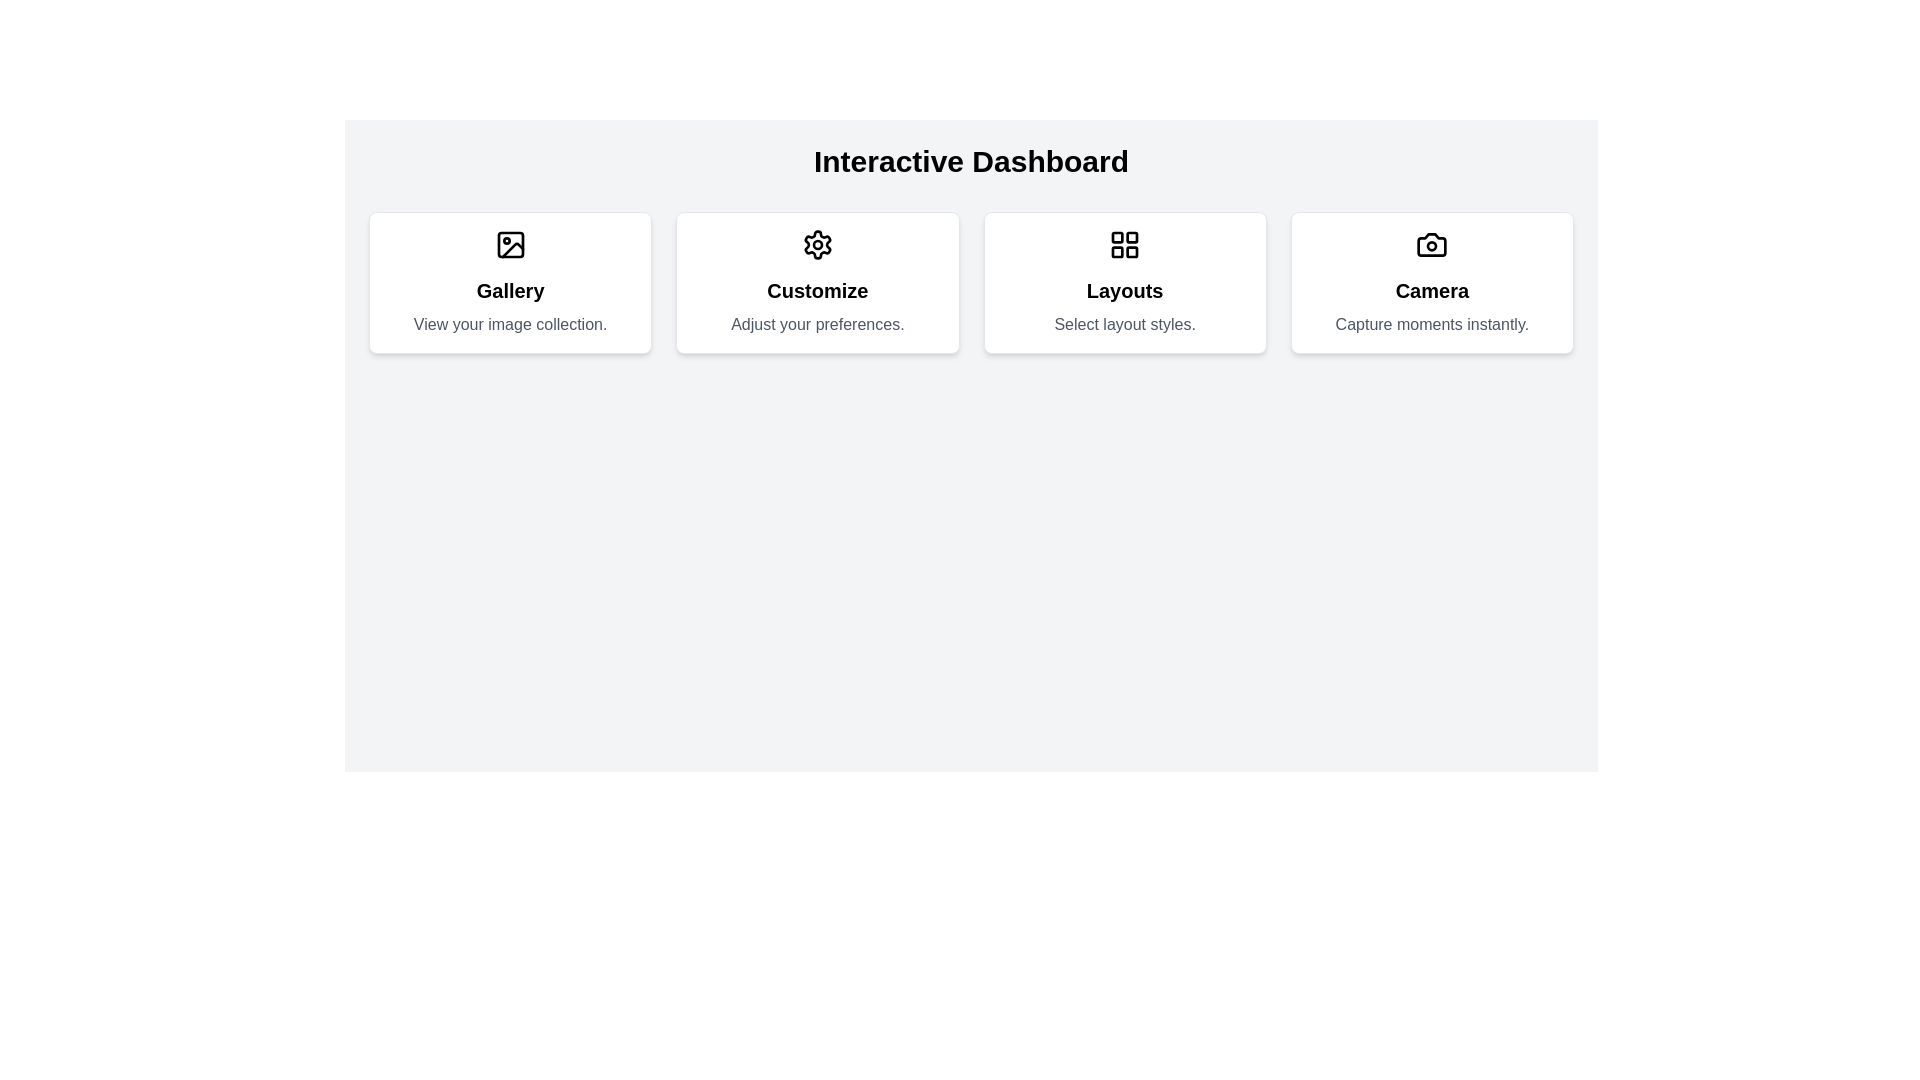 The height and width of the screenshot is (1080, 1920). What do you see at coordinates (510, 244) in the screenshot?
I see `the black outline image icon with a circular placeholder symbol located at the top-center of the first 'Gallery' card` at bounding box center [510, 244].